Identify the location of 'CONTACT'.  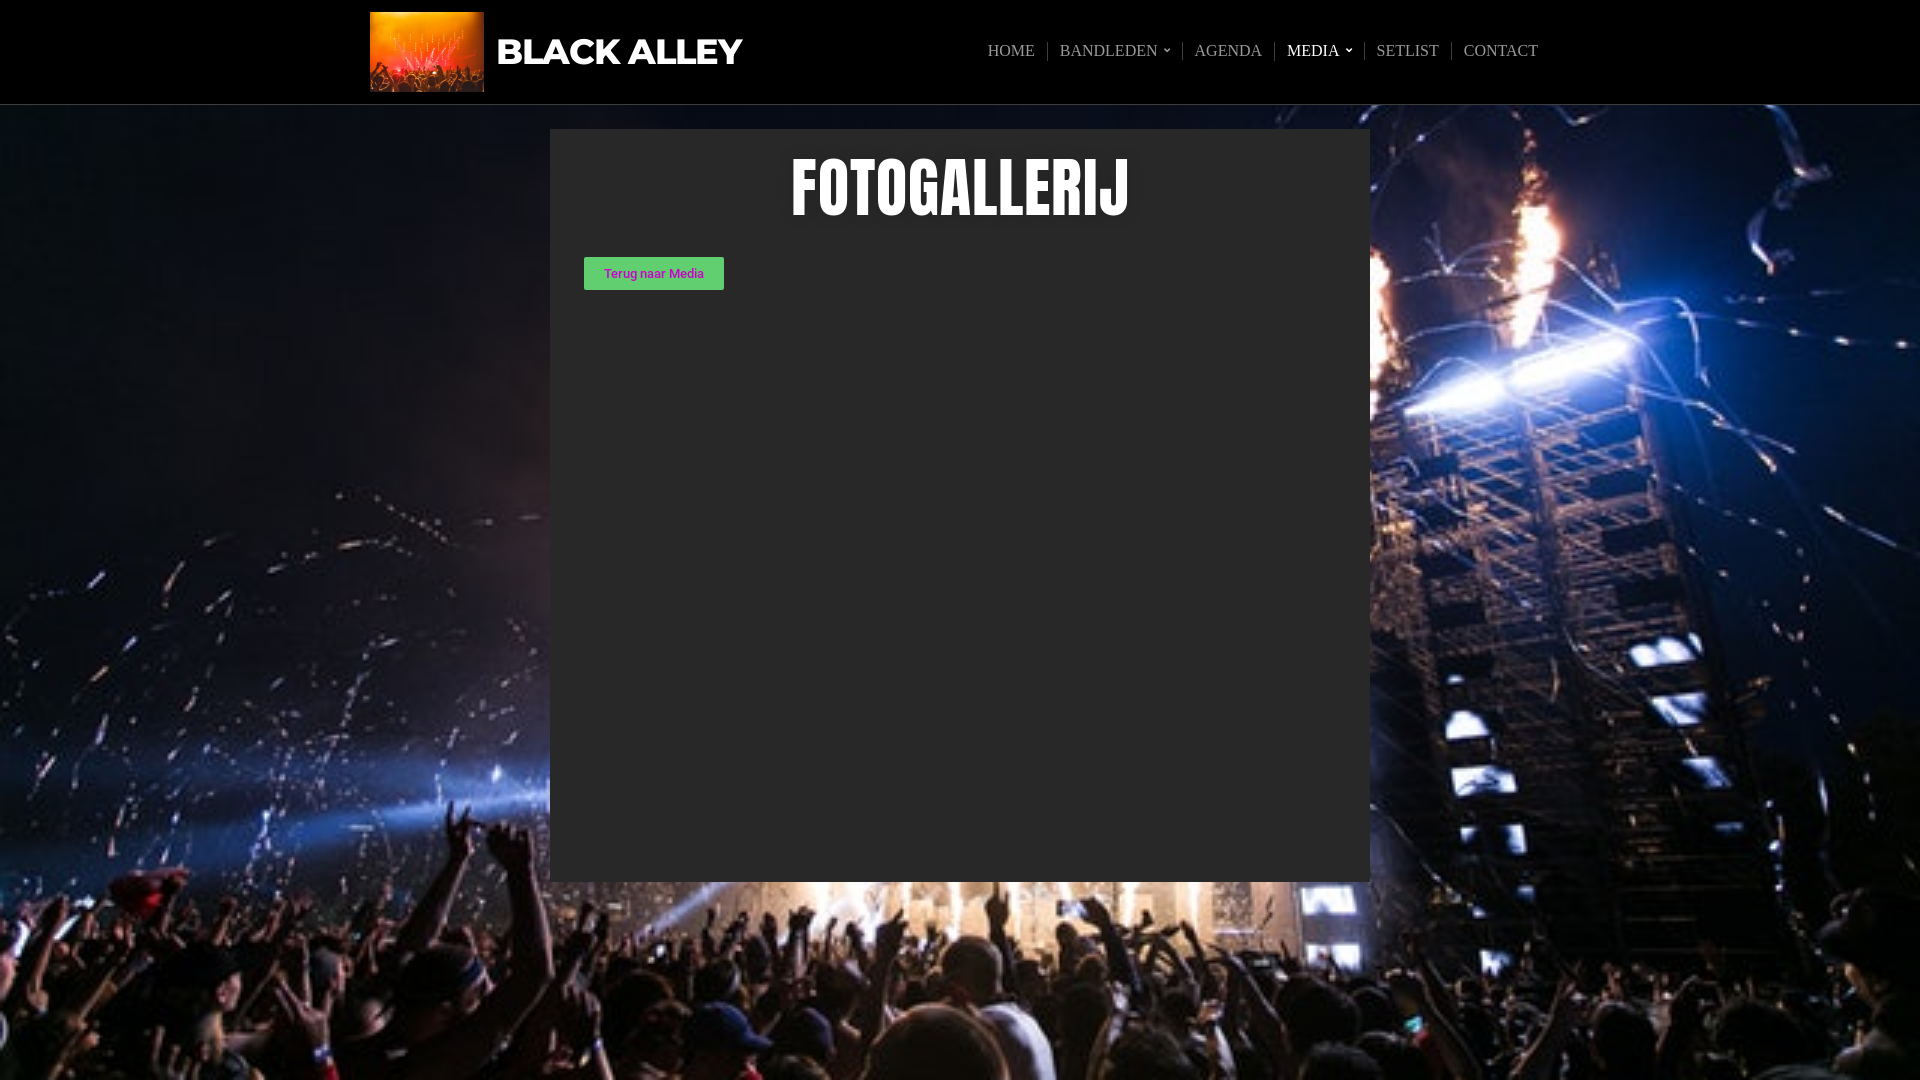
(1450, 49).